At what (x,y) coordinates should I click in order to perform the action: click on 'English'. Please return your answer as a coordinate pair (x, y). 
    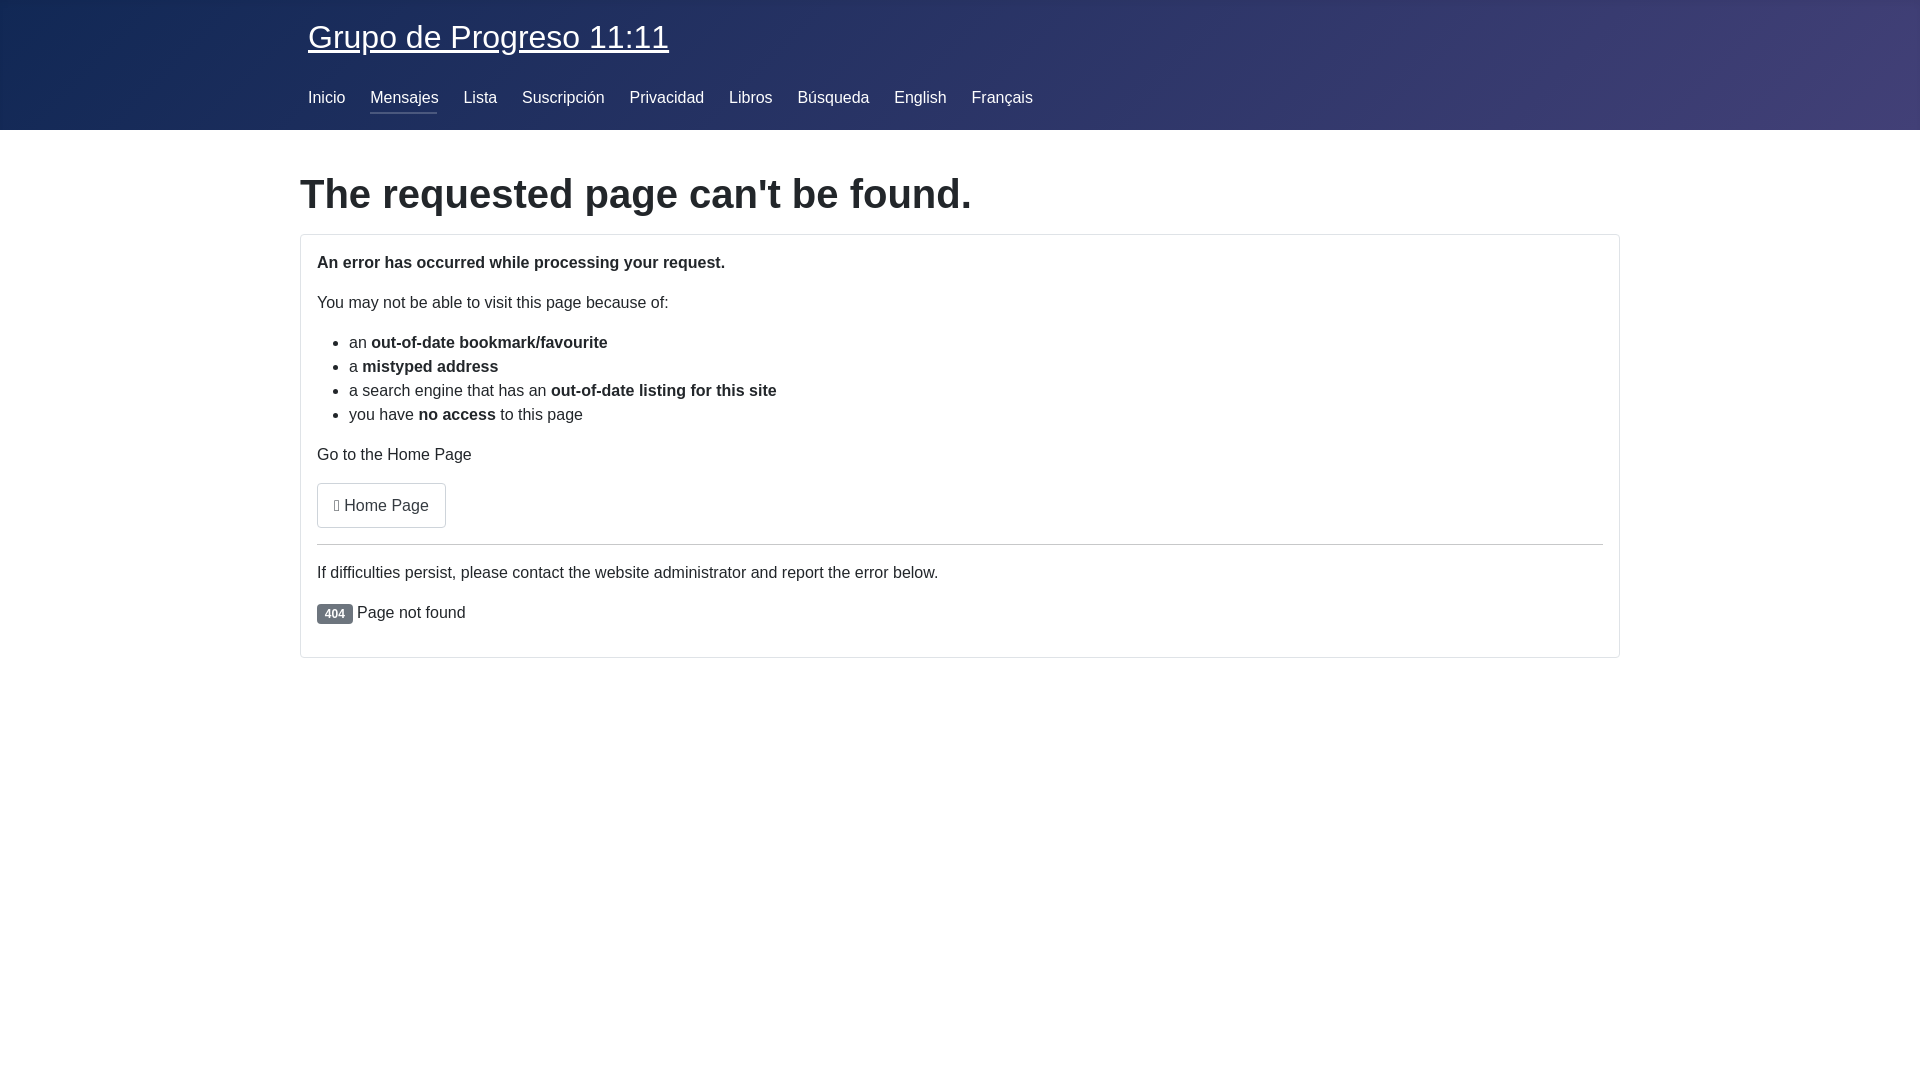
    Looking at the image, I should click on (919, 97).